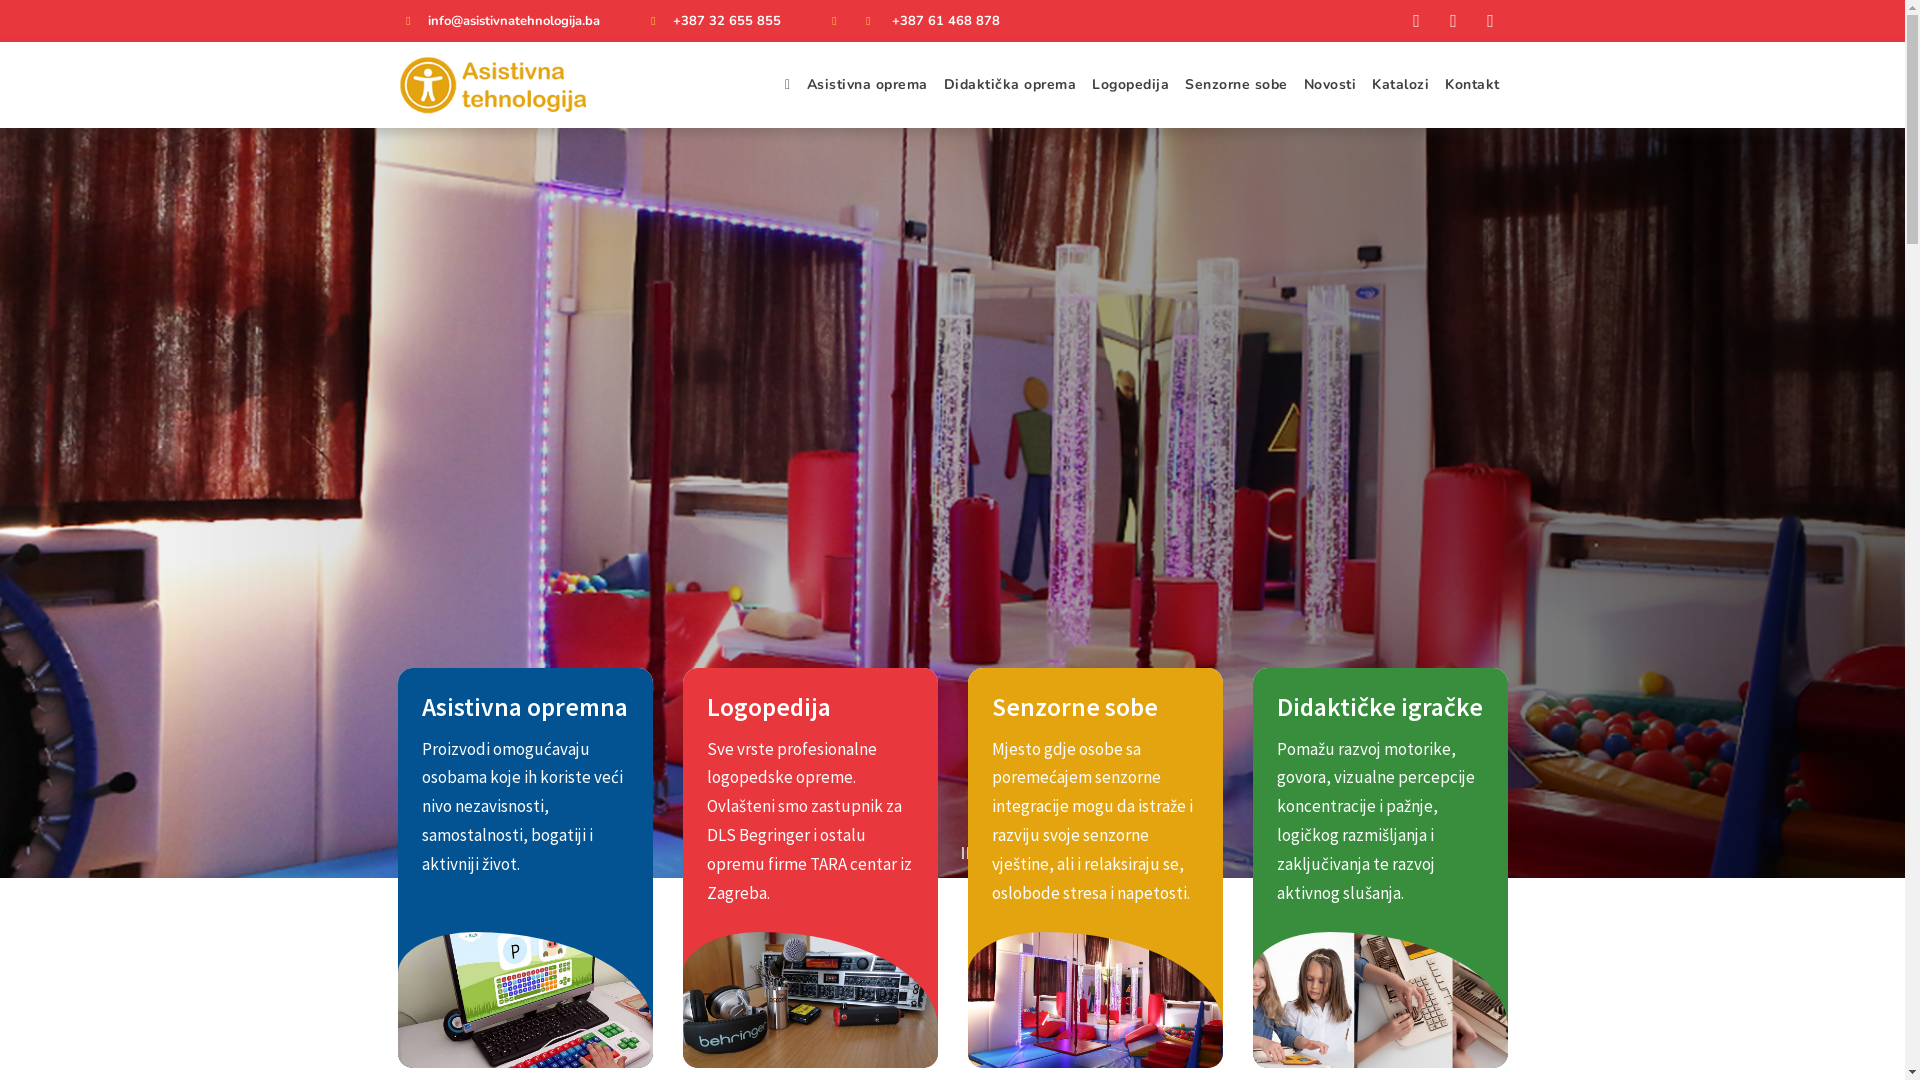  Describe the element at coordinates (1399, 83) in the screenshot. I see `'Katalozi'` at that location.